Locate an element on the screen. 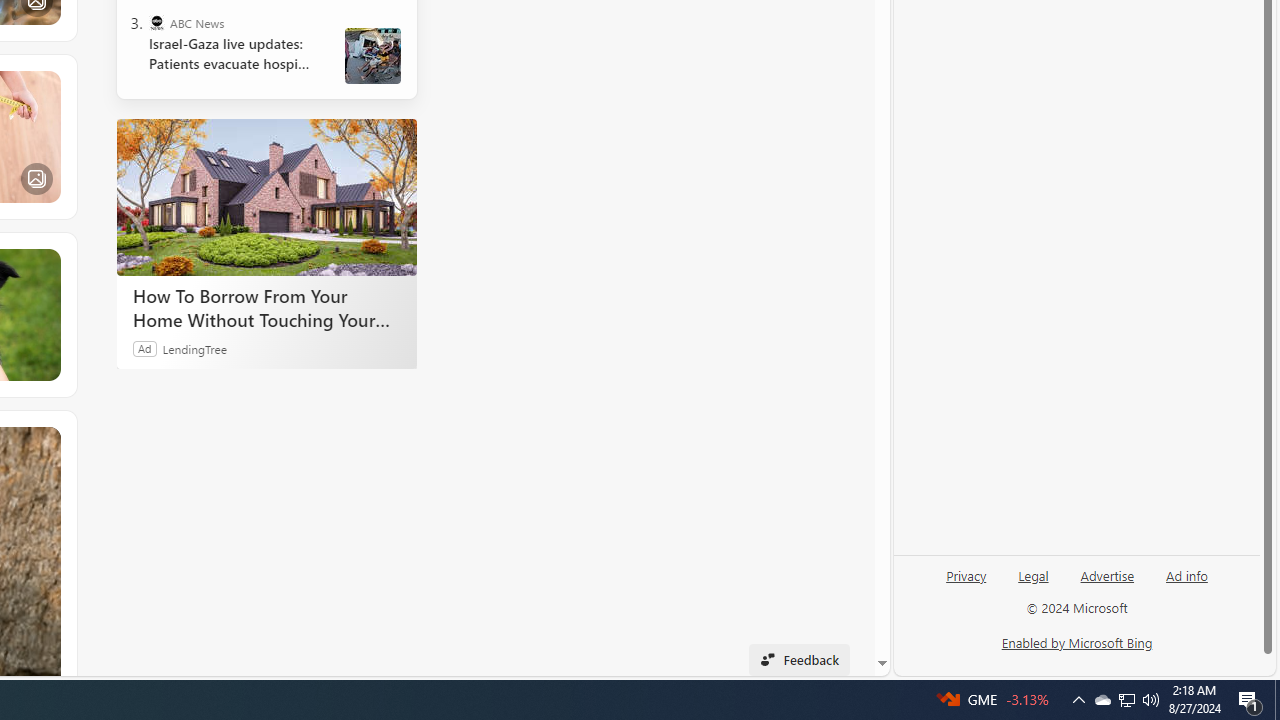  'Ad' is located at coordinates (144, 347).